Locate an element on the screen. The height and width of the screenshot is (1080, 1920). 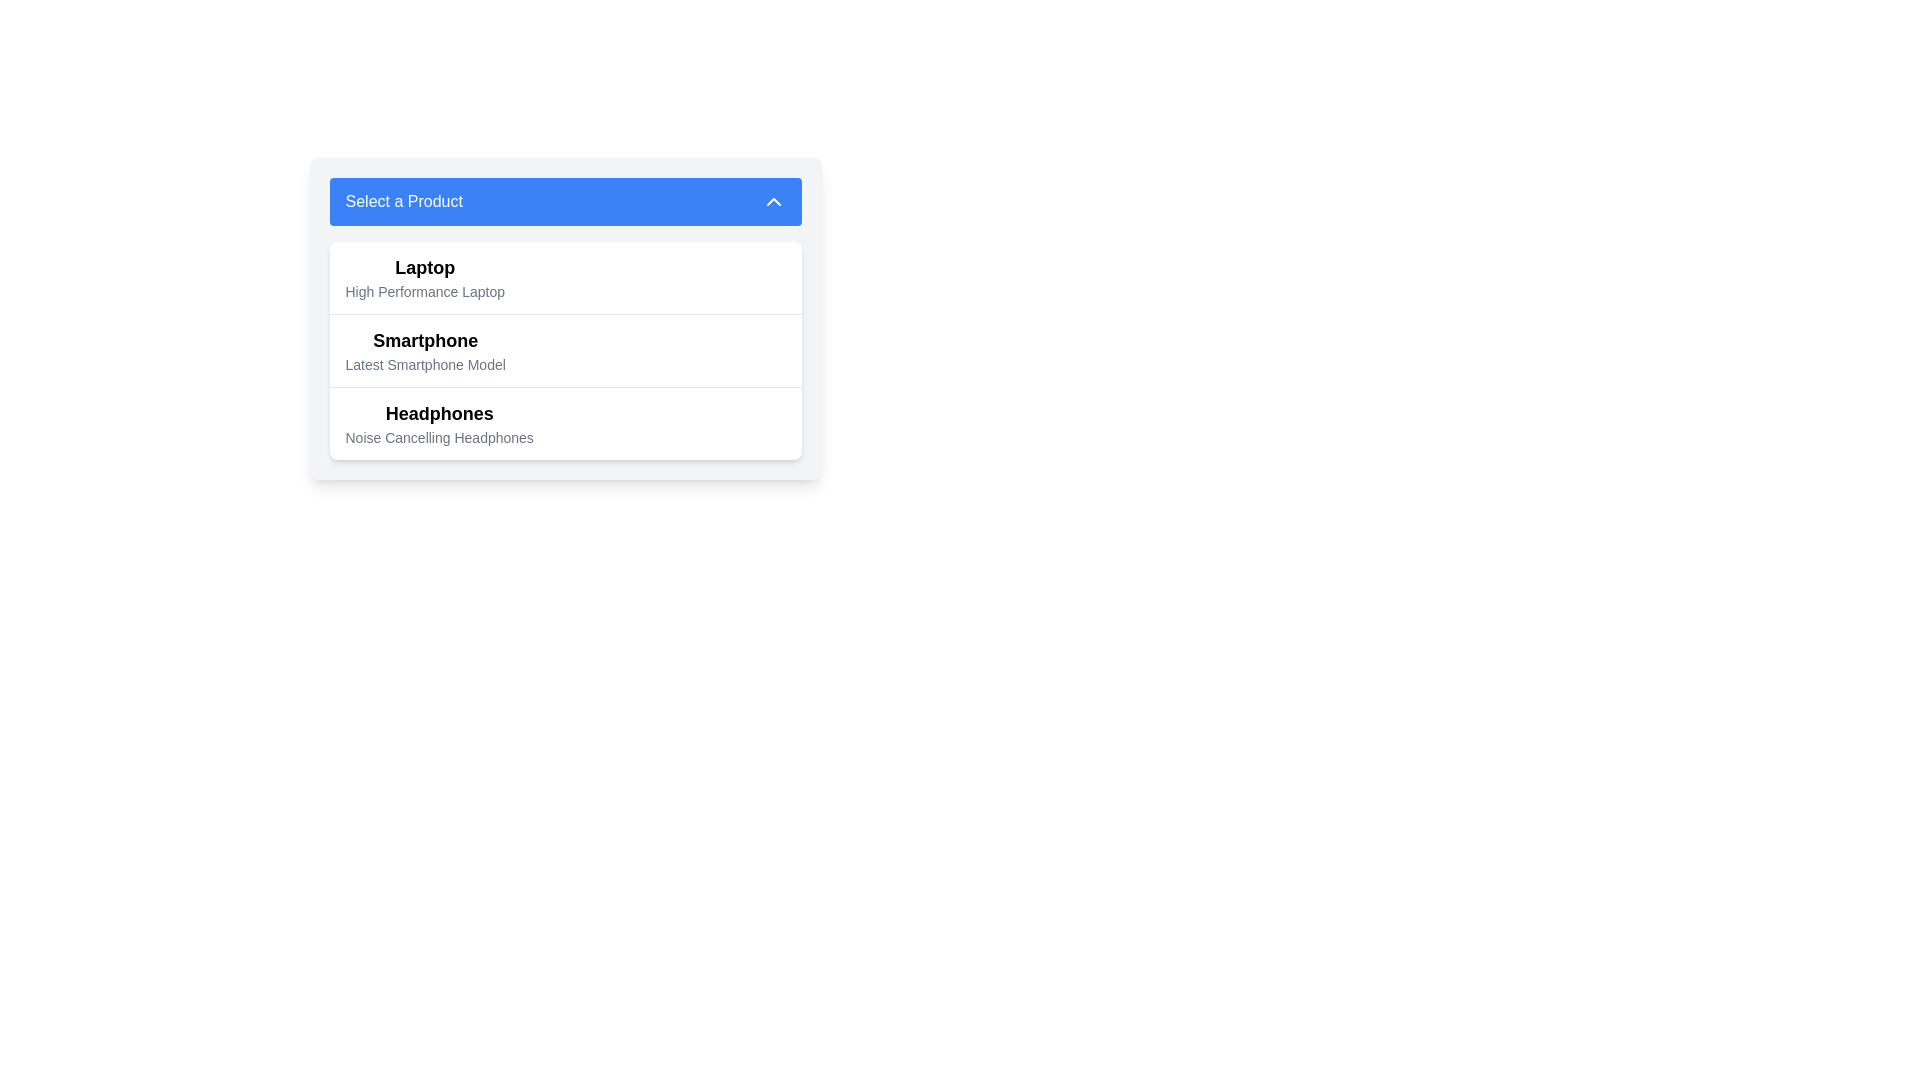
the 'Headphones' text label, which is styled in a bold, large font and serves as the heading of the third item in the list below the 'Select a Product' dropdown is located at coordinates (438, 412).